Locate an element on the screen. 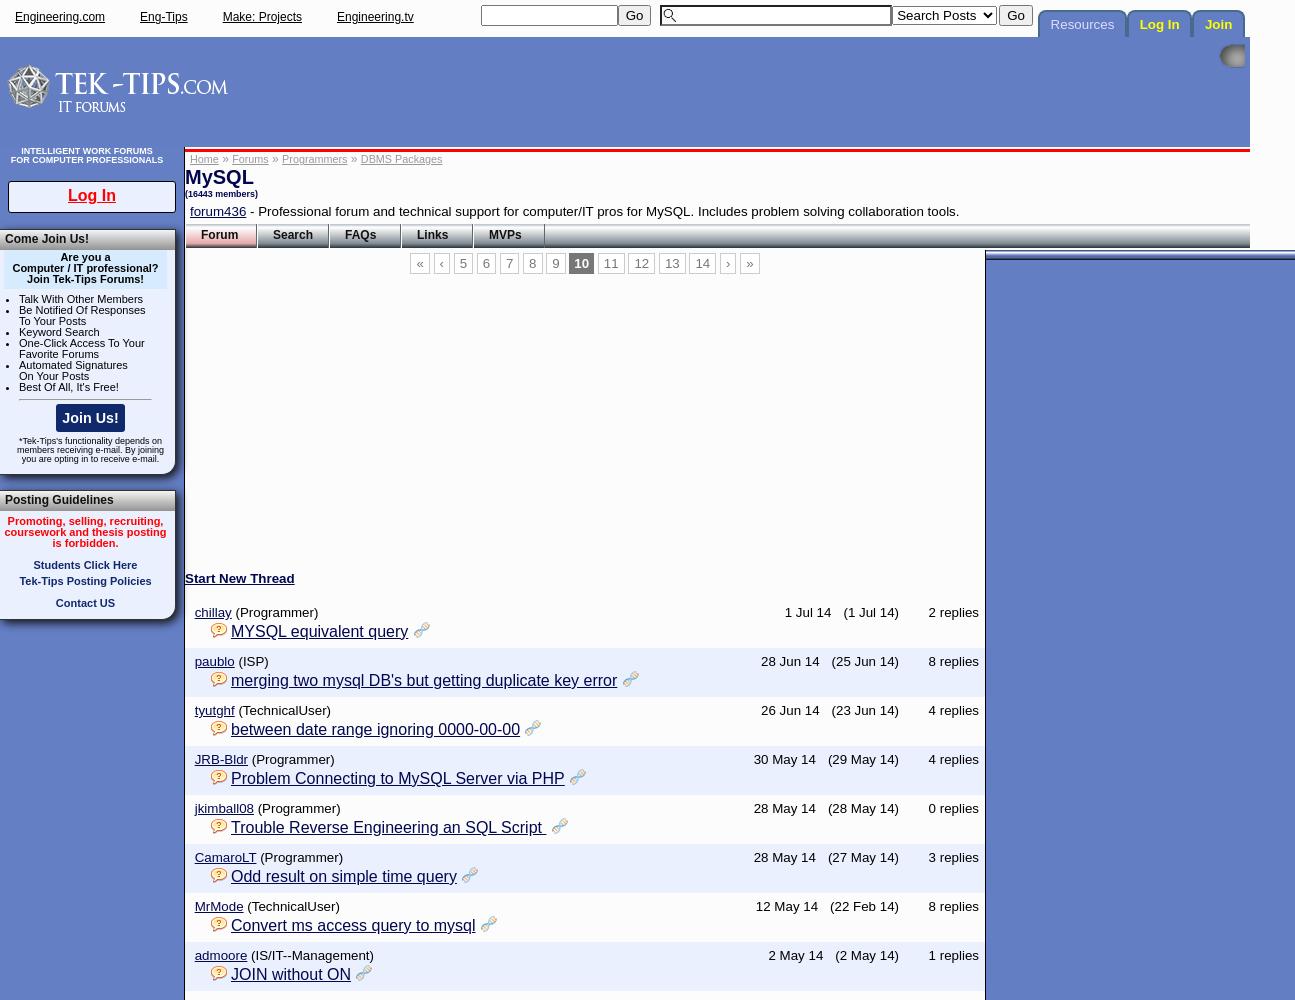 The image size is (1295, 1000). 'INTELLIGENT WORK FORUMS' is located at coordinates (85, 151).